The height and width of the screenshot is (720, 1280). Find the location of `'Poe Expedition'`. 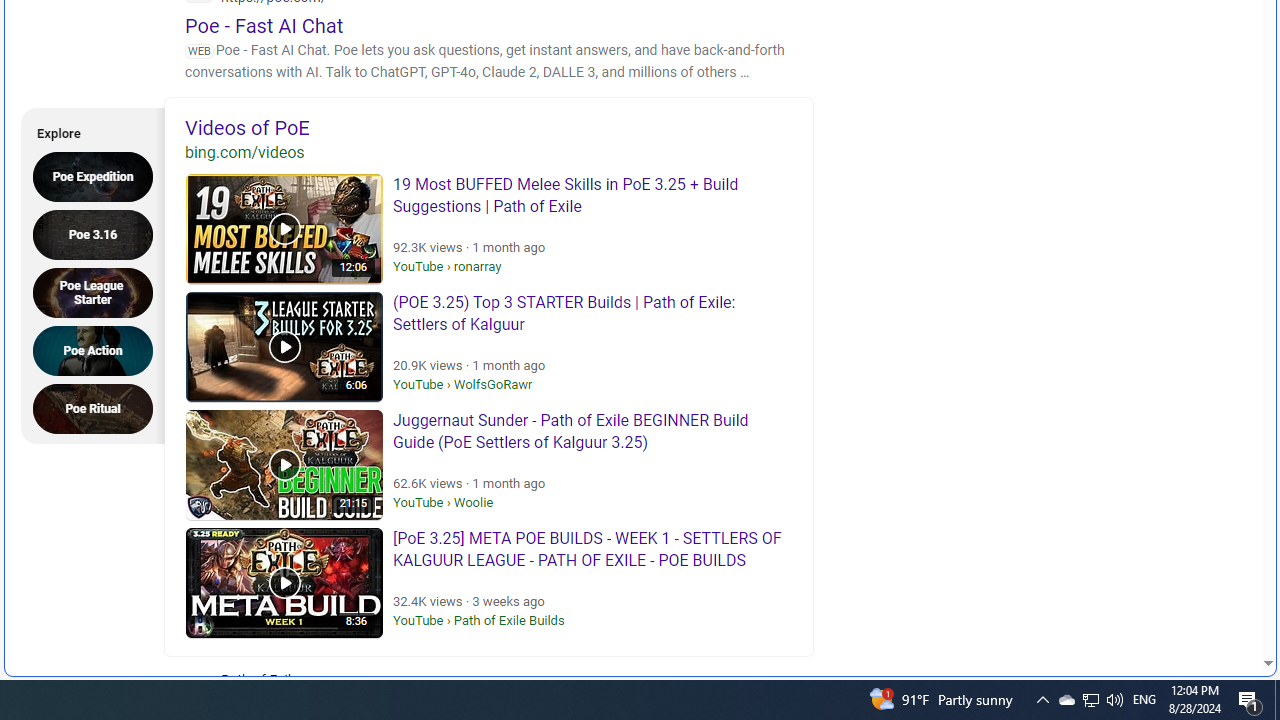

'Poe Expedition' is located at coordinates (98, 175).